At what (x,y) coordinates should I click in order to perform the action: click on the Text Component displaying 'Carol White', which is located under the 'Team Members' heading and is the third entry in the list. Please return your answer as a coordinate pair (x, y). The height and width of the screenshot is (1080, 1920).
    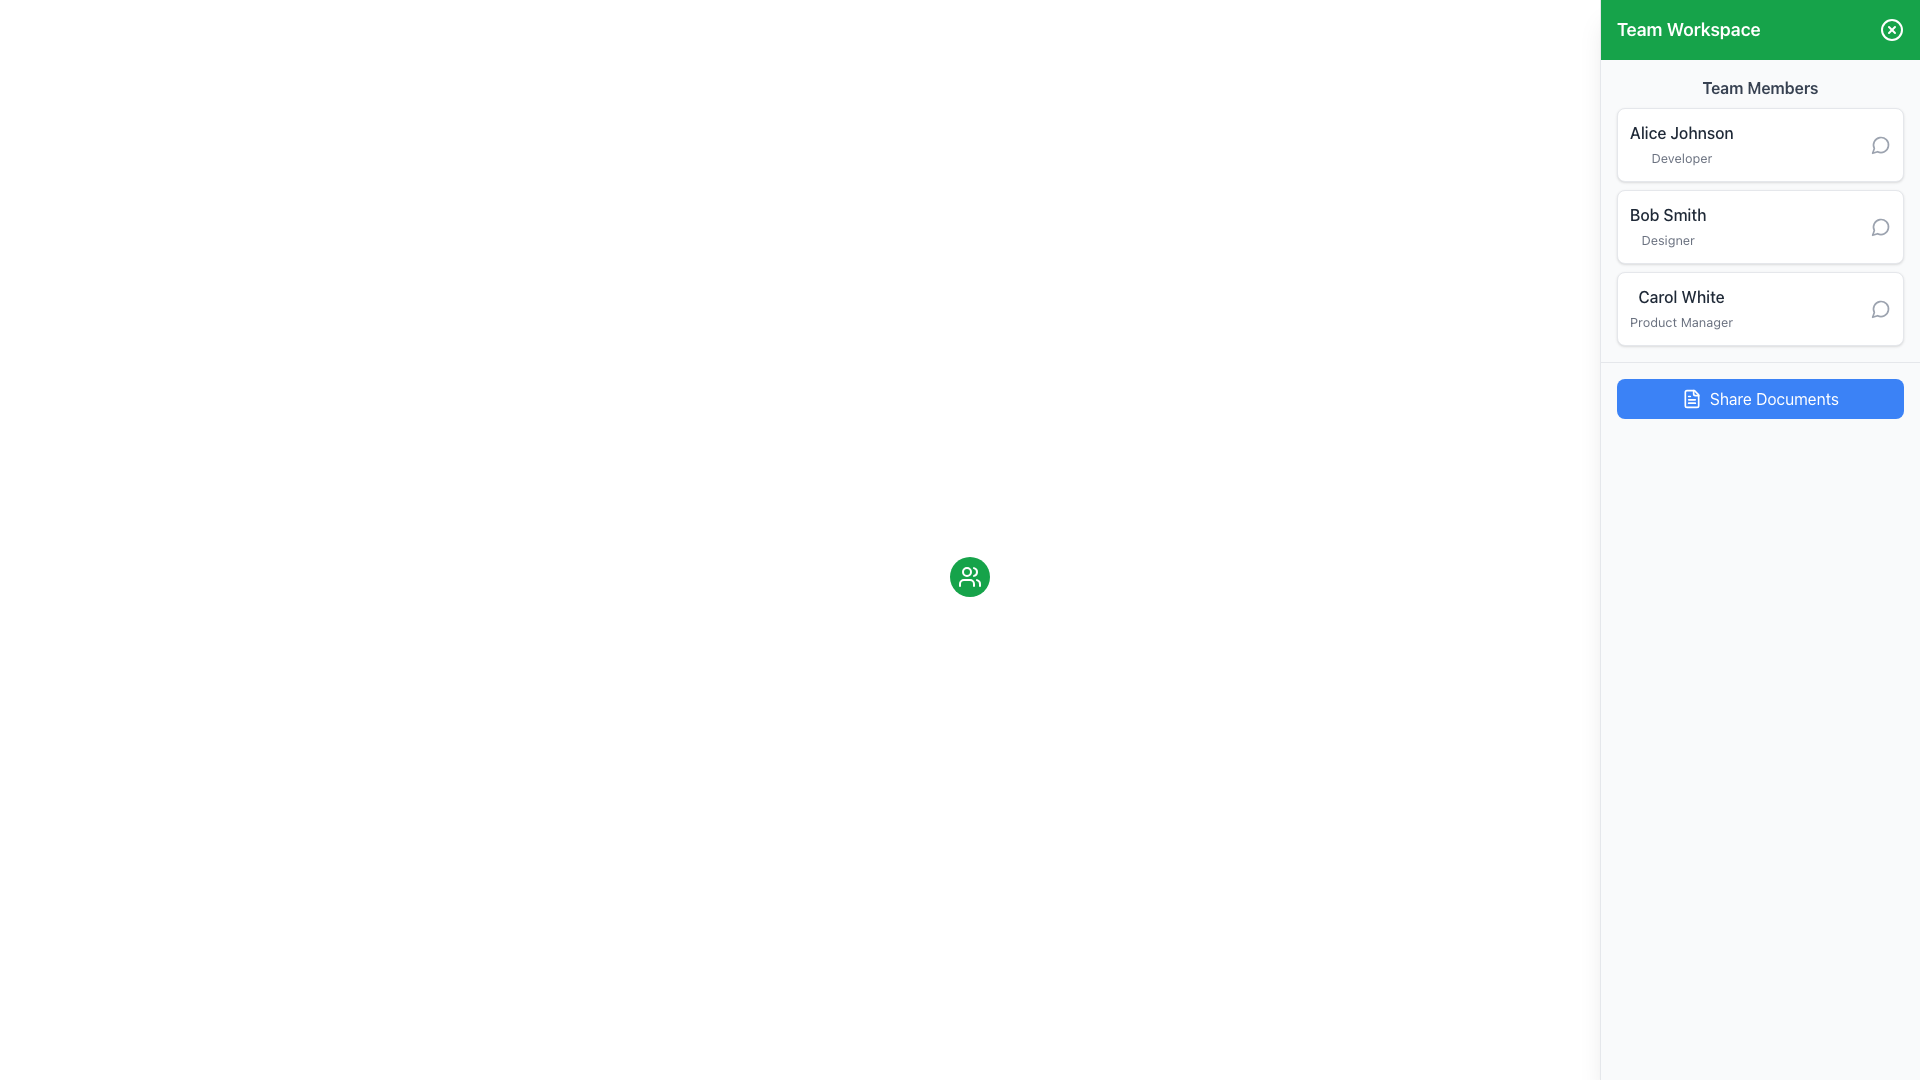
    Looking at the image, I should click on (1680, 308).